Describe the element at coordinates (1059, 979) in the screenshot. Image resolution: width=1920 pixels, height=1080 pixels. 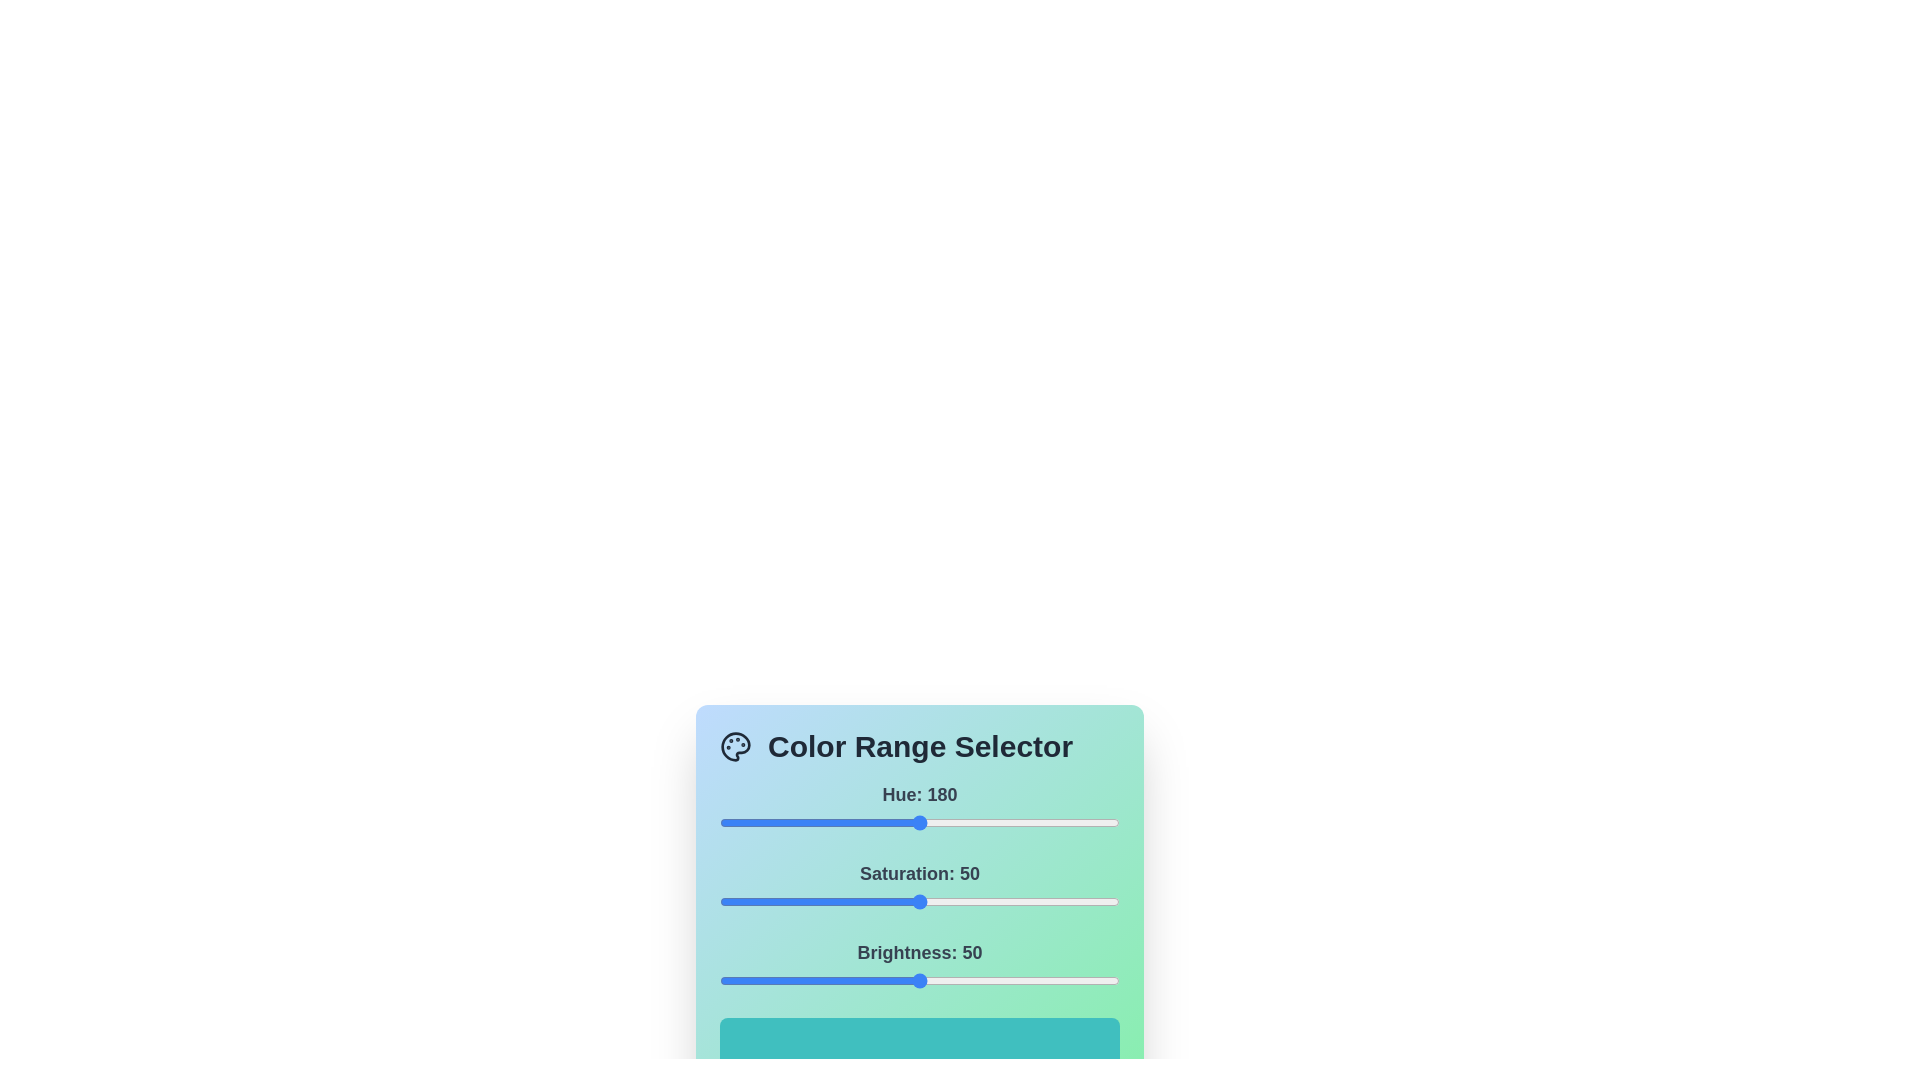
I see `the brightness slider to set the brightness value to 85` at that location.